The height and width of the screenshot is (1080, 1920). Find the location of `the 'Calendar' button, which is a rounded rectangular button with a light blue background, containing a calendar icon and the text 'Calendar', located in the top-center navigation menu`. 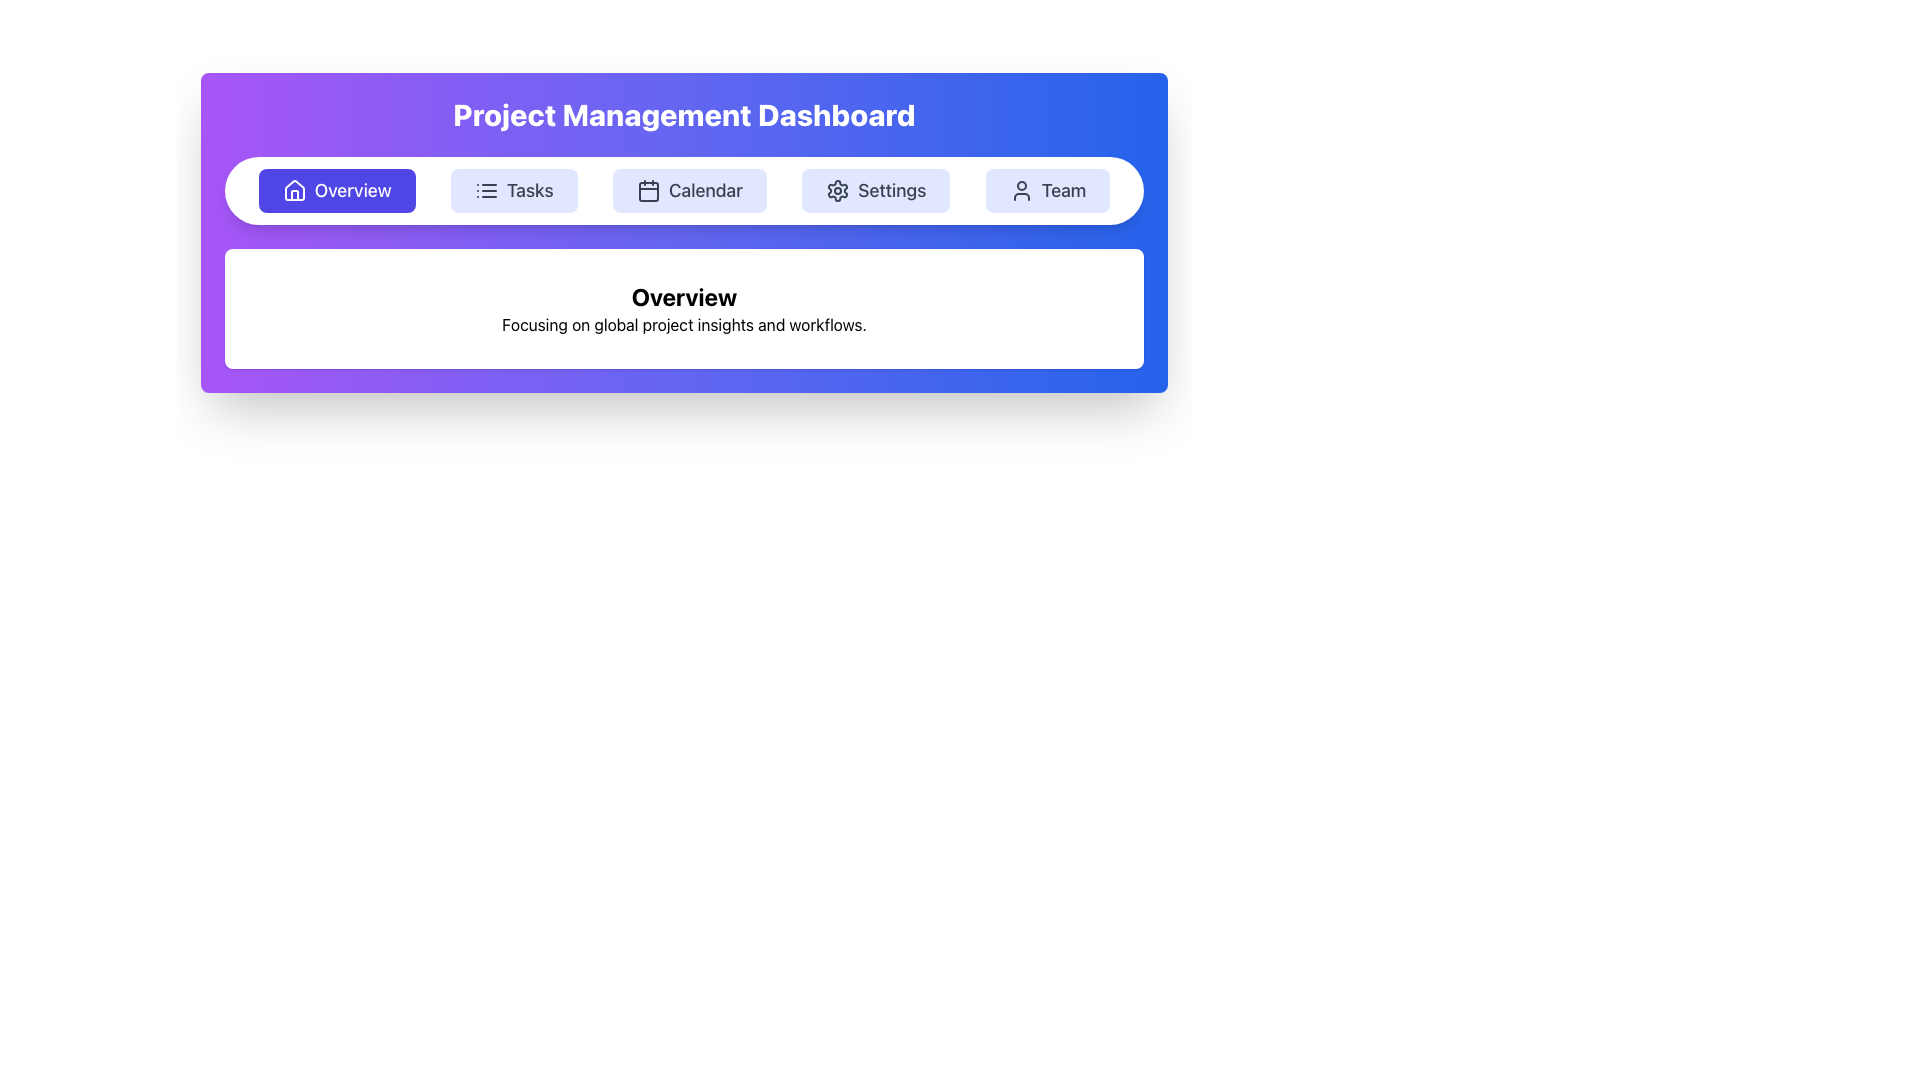

the 'Calendar' button, which is a rounded rectangular button with a light blue background, containing a calendar icon and the text 'Calendar', located in the top-center navigation menu is located at coordinates (689, 191).